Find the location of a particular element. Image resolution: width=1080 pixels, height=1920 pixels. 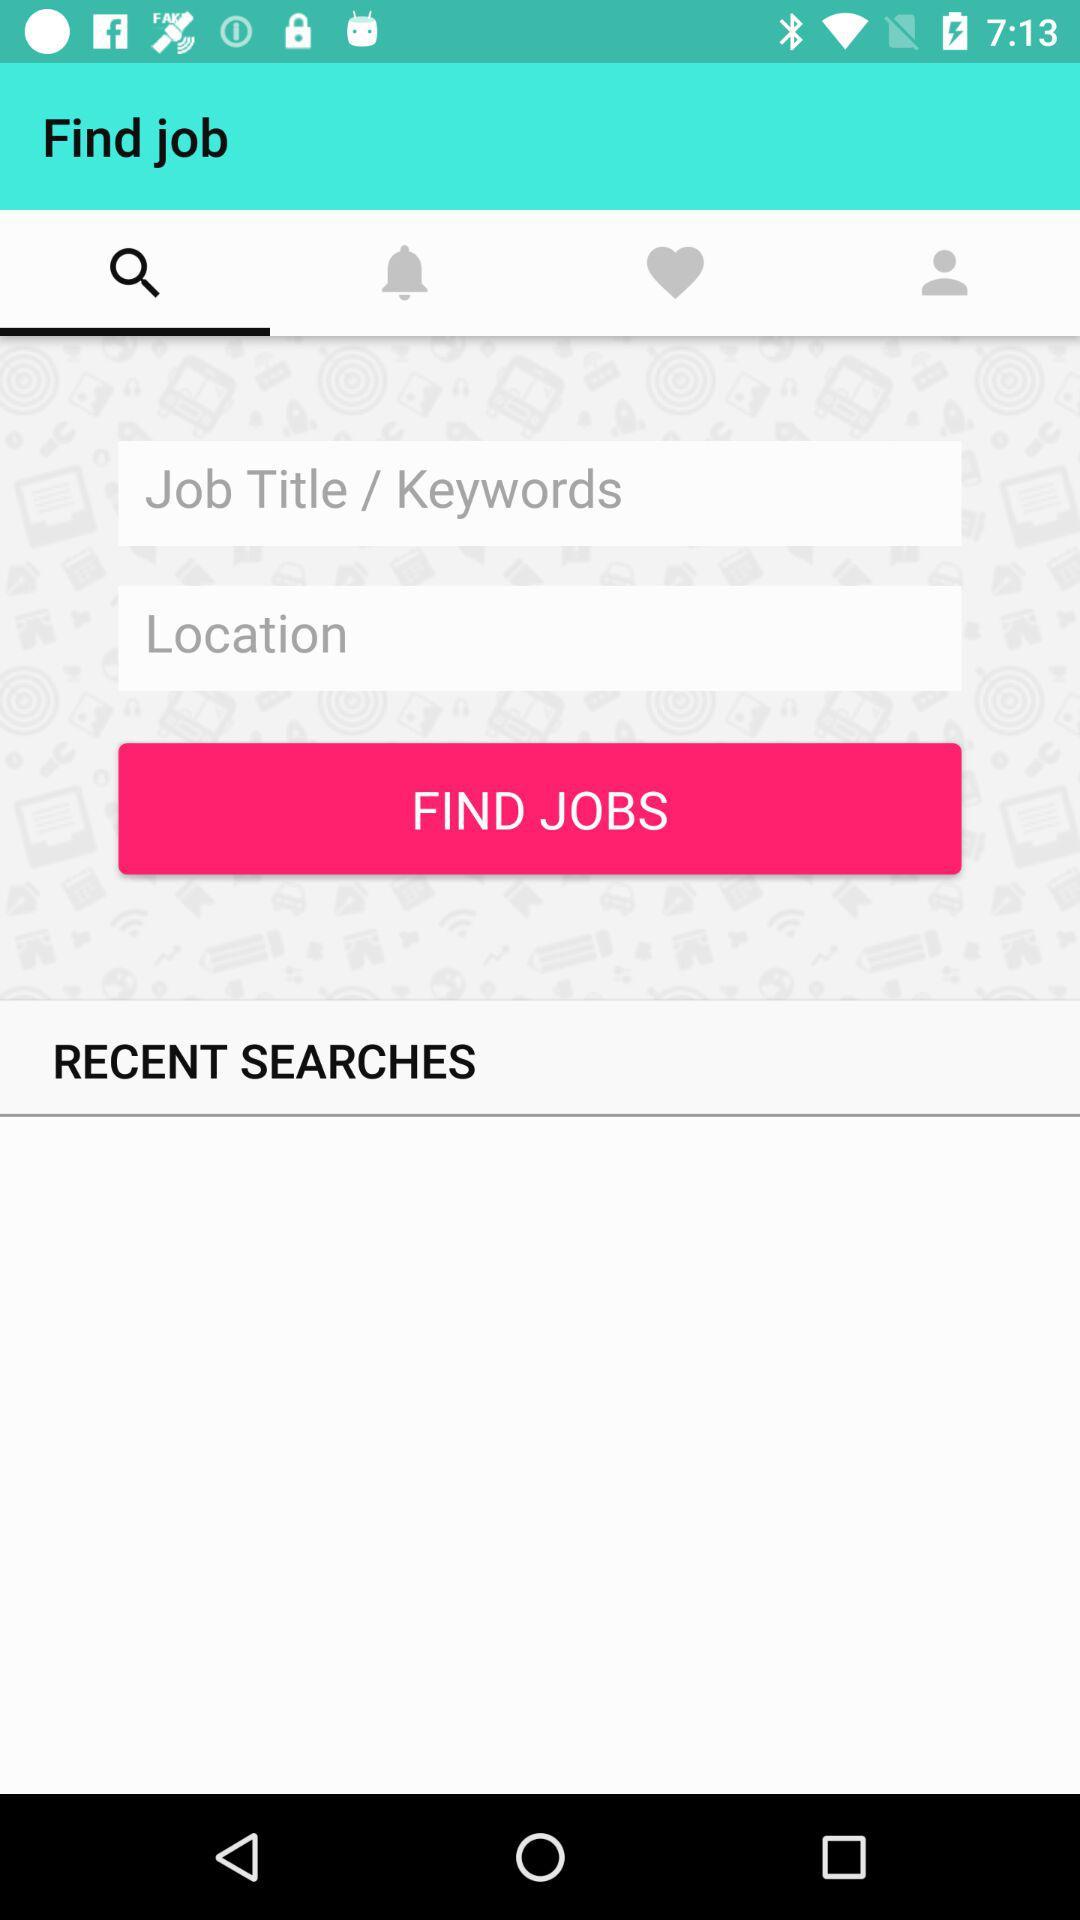

search by job type is located at coordinates (540, 493).